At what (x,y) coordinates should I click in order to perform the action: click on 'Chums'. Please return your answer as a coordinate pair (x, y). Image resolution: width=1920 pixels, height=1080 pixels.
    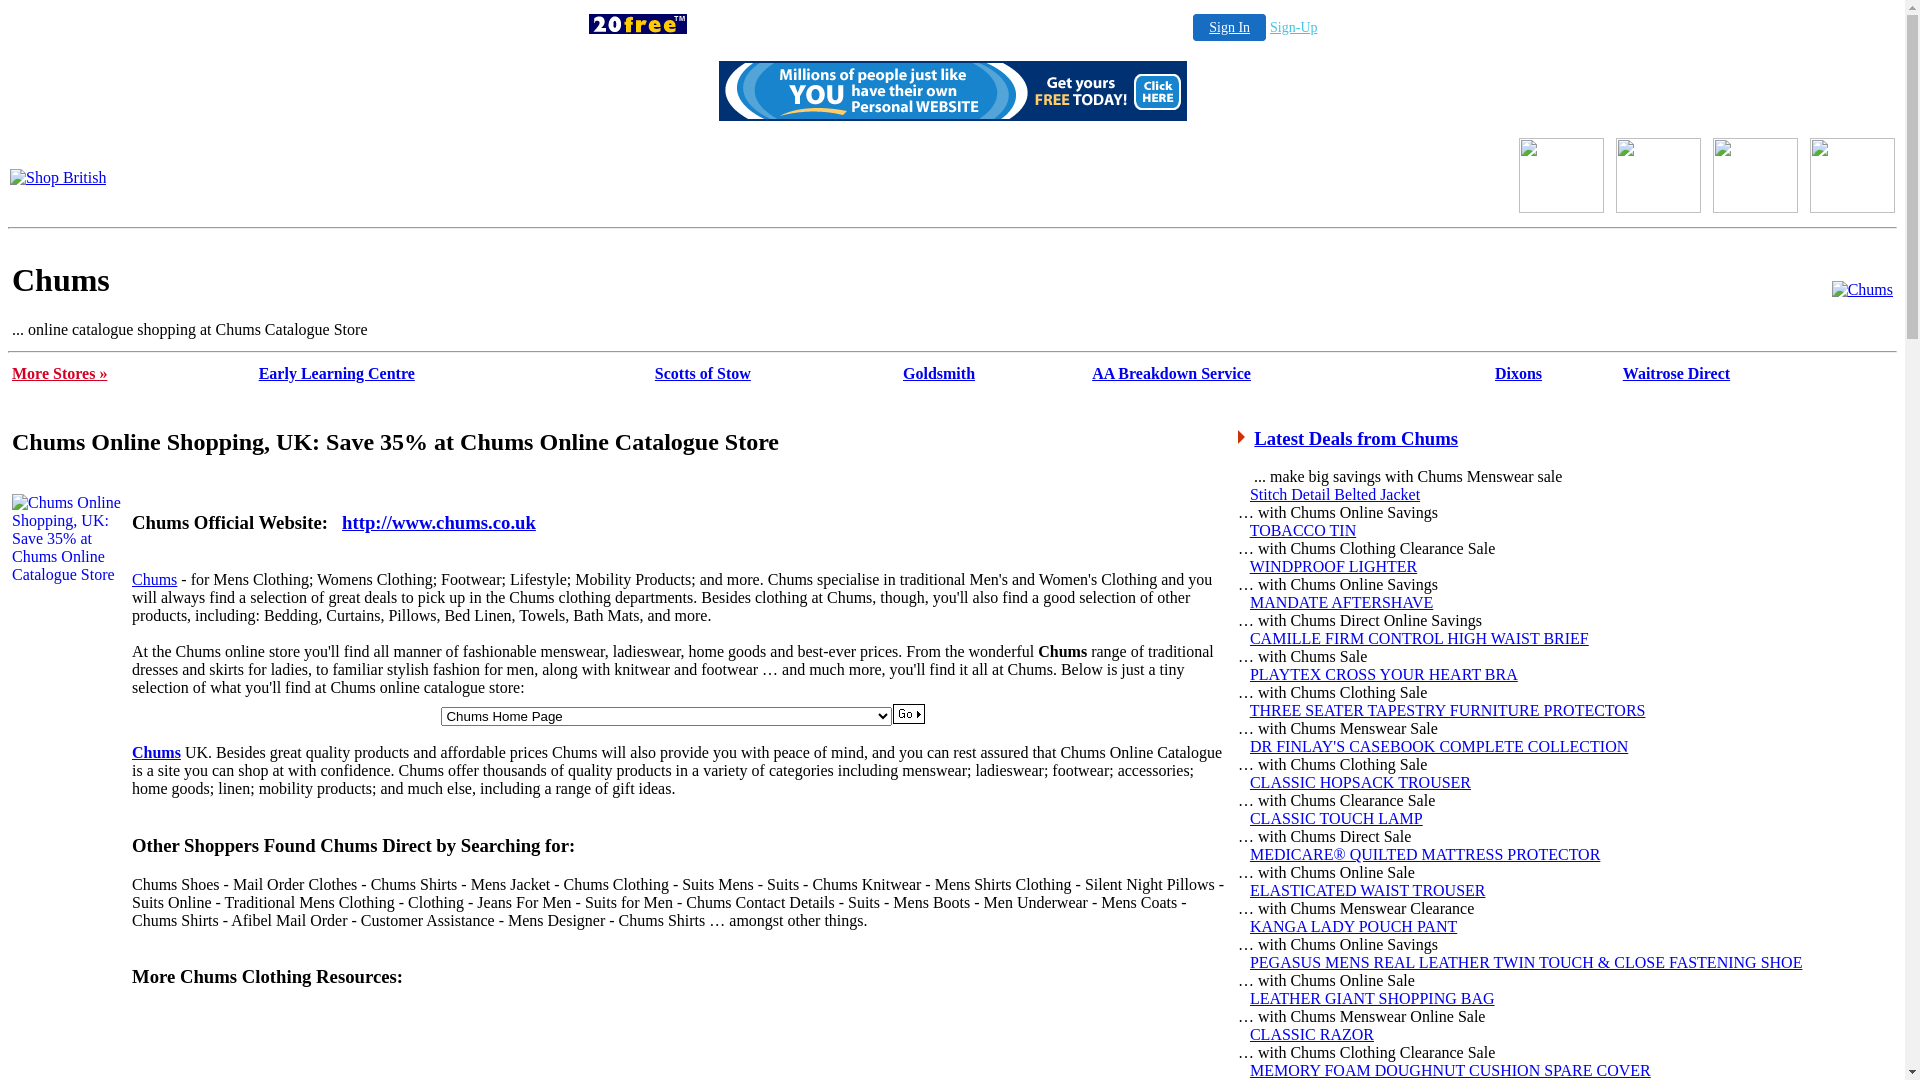
    Looking at the image, I should click on (153, 579).